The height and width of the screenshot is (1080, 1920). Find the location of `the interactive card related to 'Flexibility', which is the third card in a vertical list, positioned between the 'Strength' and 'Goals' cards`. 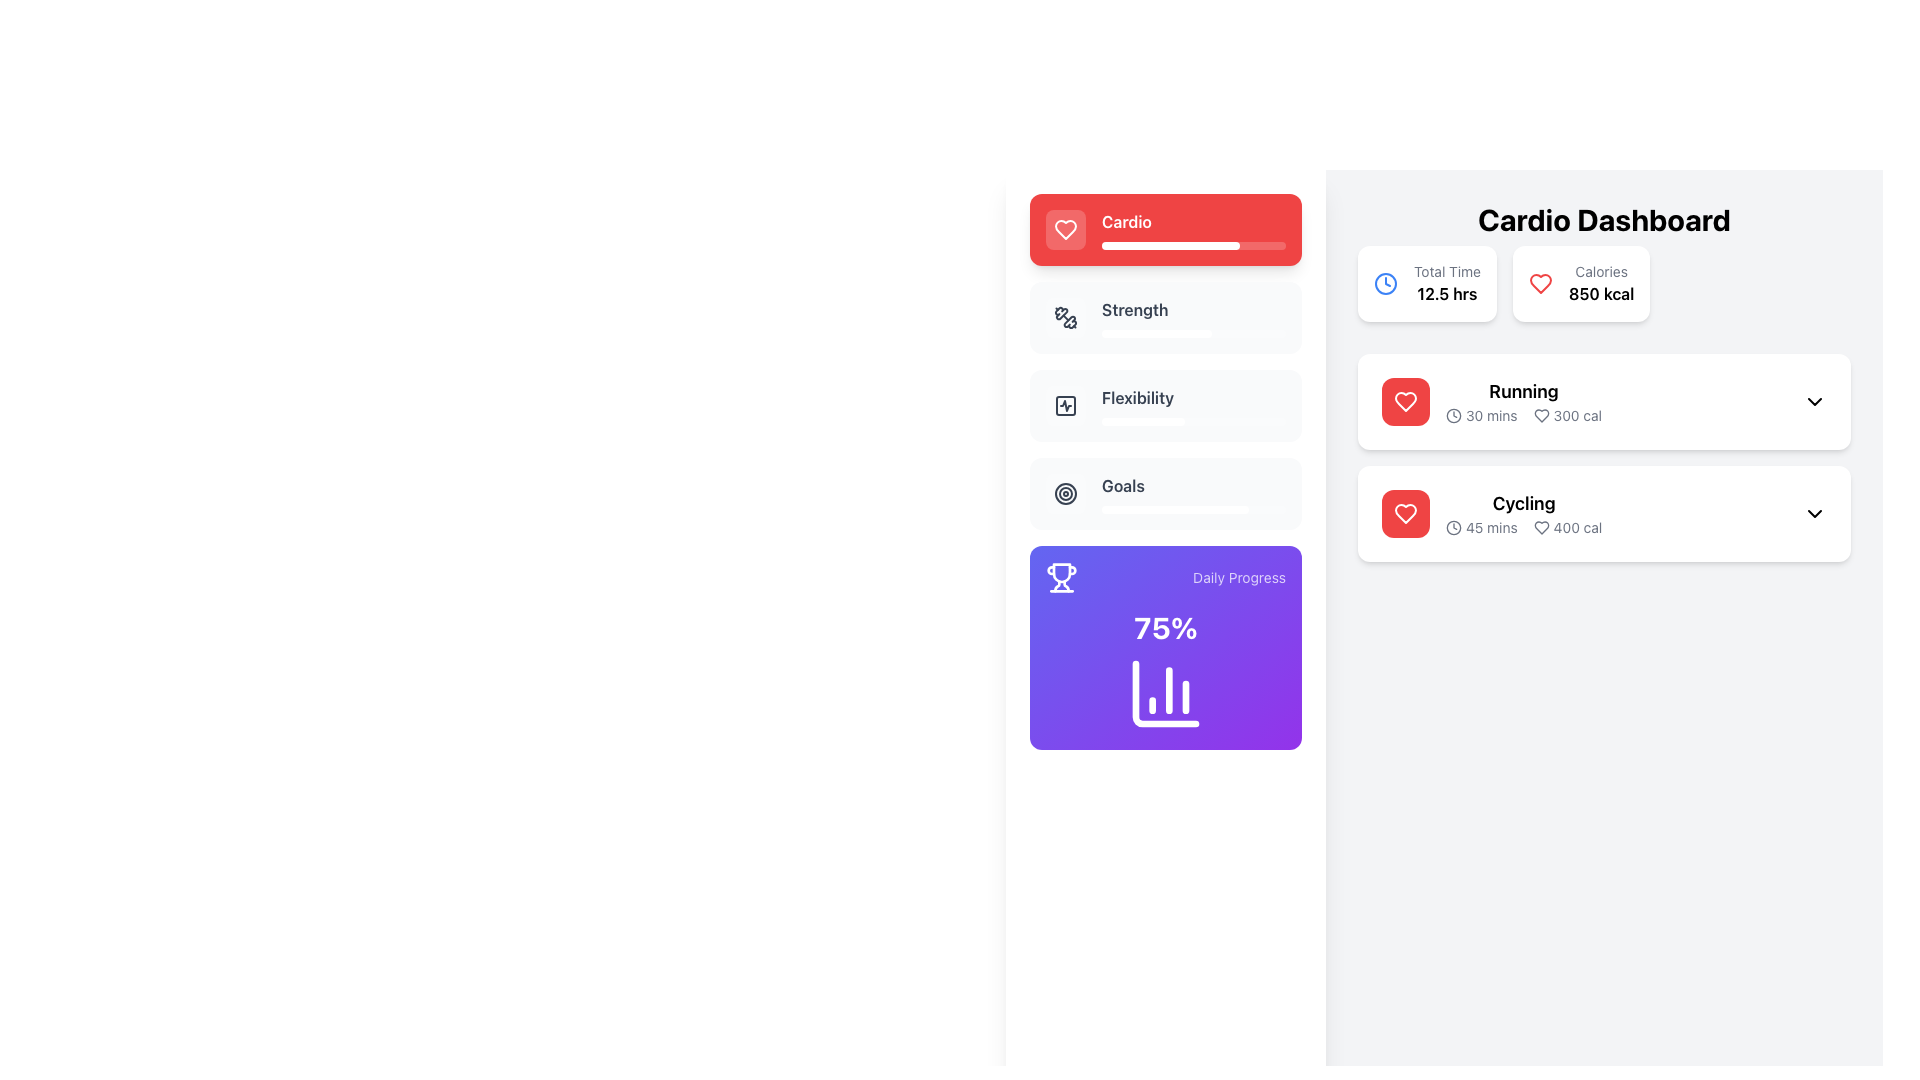

the interactive card related to 'Flexibility', which is the third card in a vertical list, positioned between the 'Strength' and 'Goals' cards is located at coordinates (1166, 405).